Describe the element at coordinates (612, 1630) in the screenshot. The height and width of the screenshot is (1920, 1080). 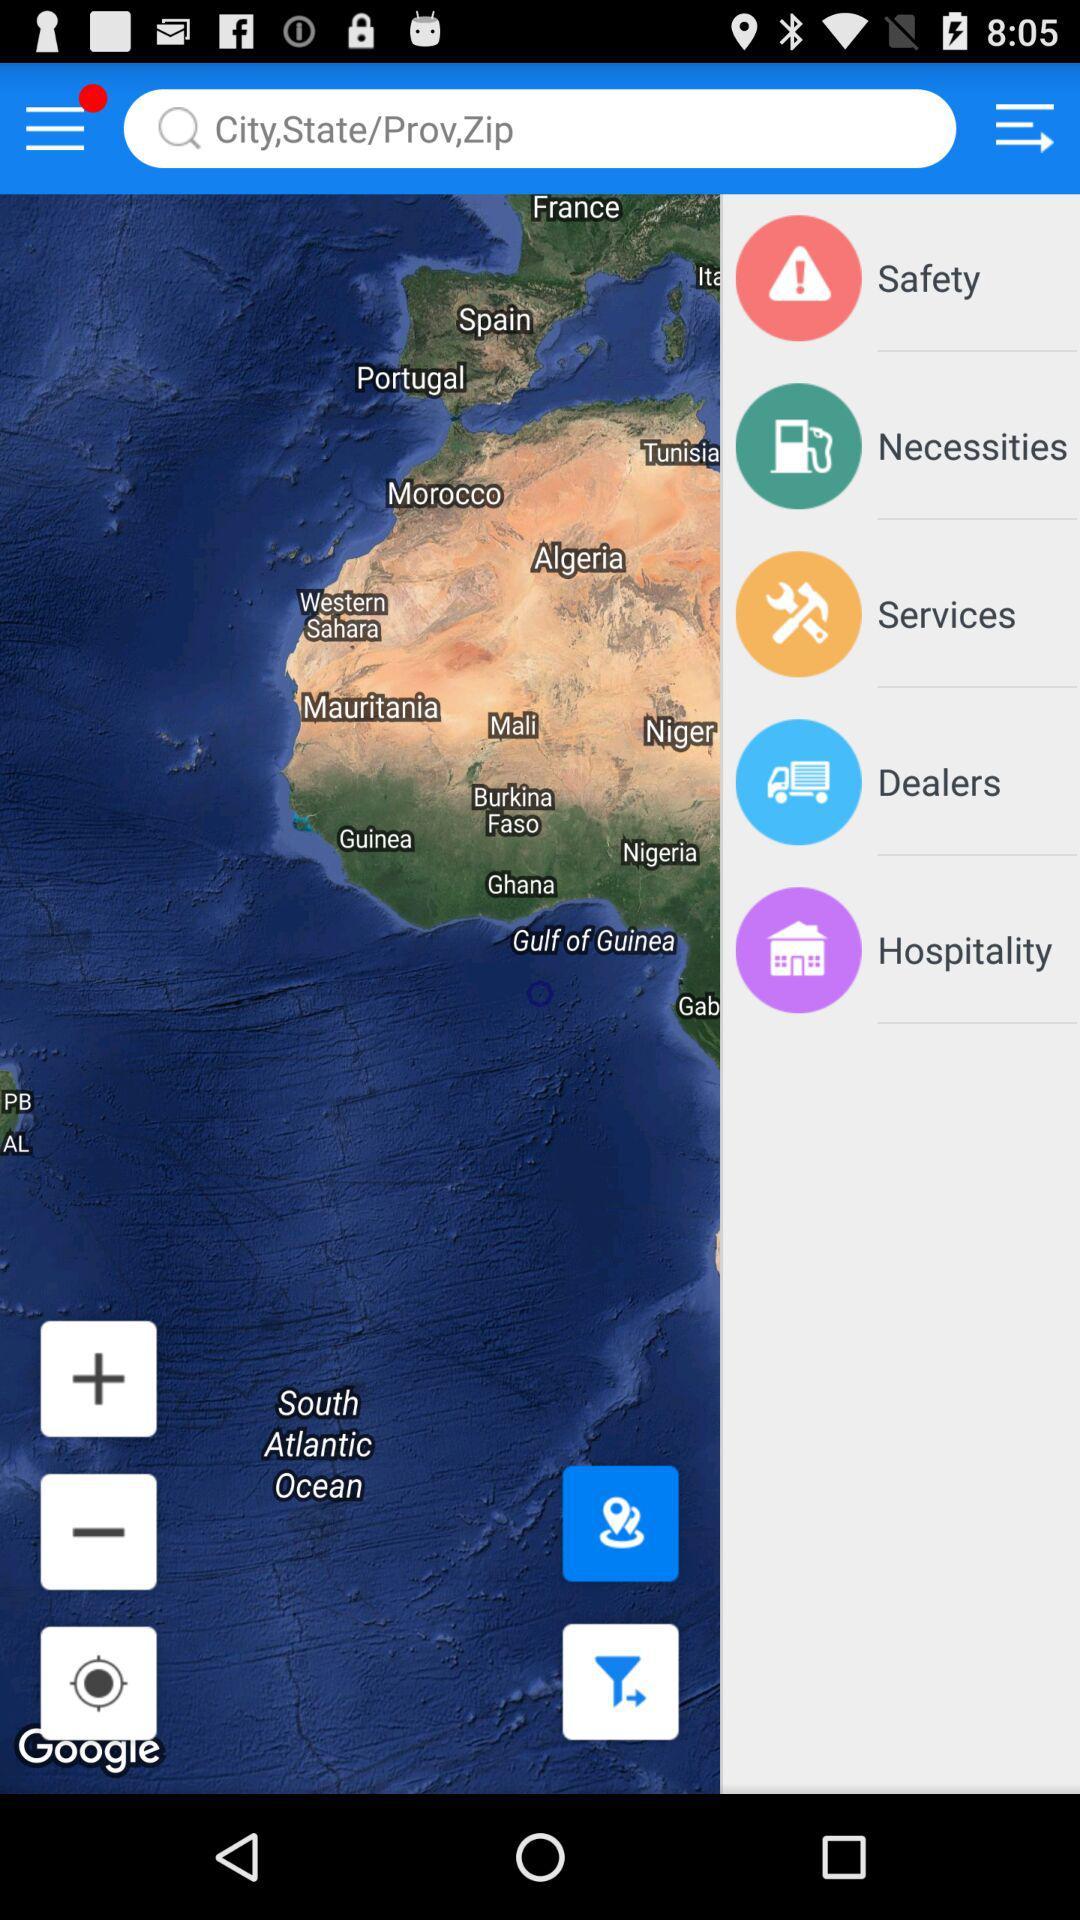
I see `the location icon` at that location.